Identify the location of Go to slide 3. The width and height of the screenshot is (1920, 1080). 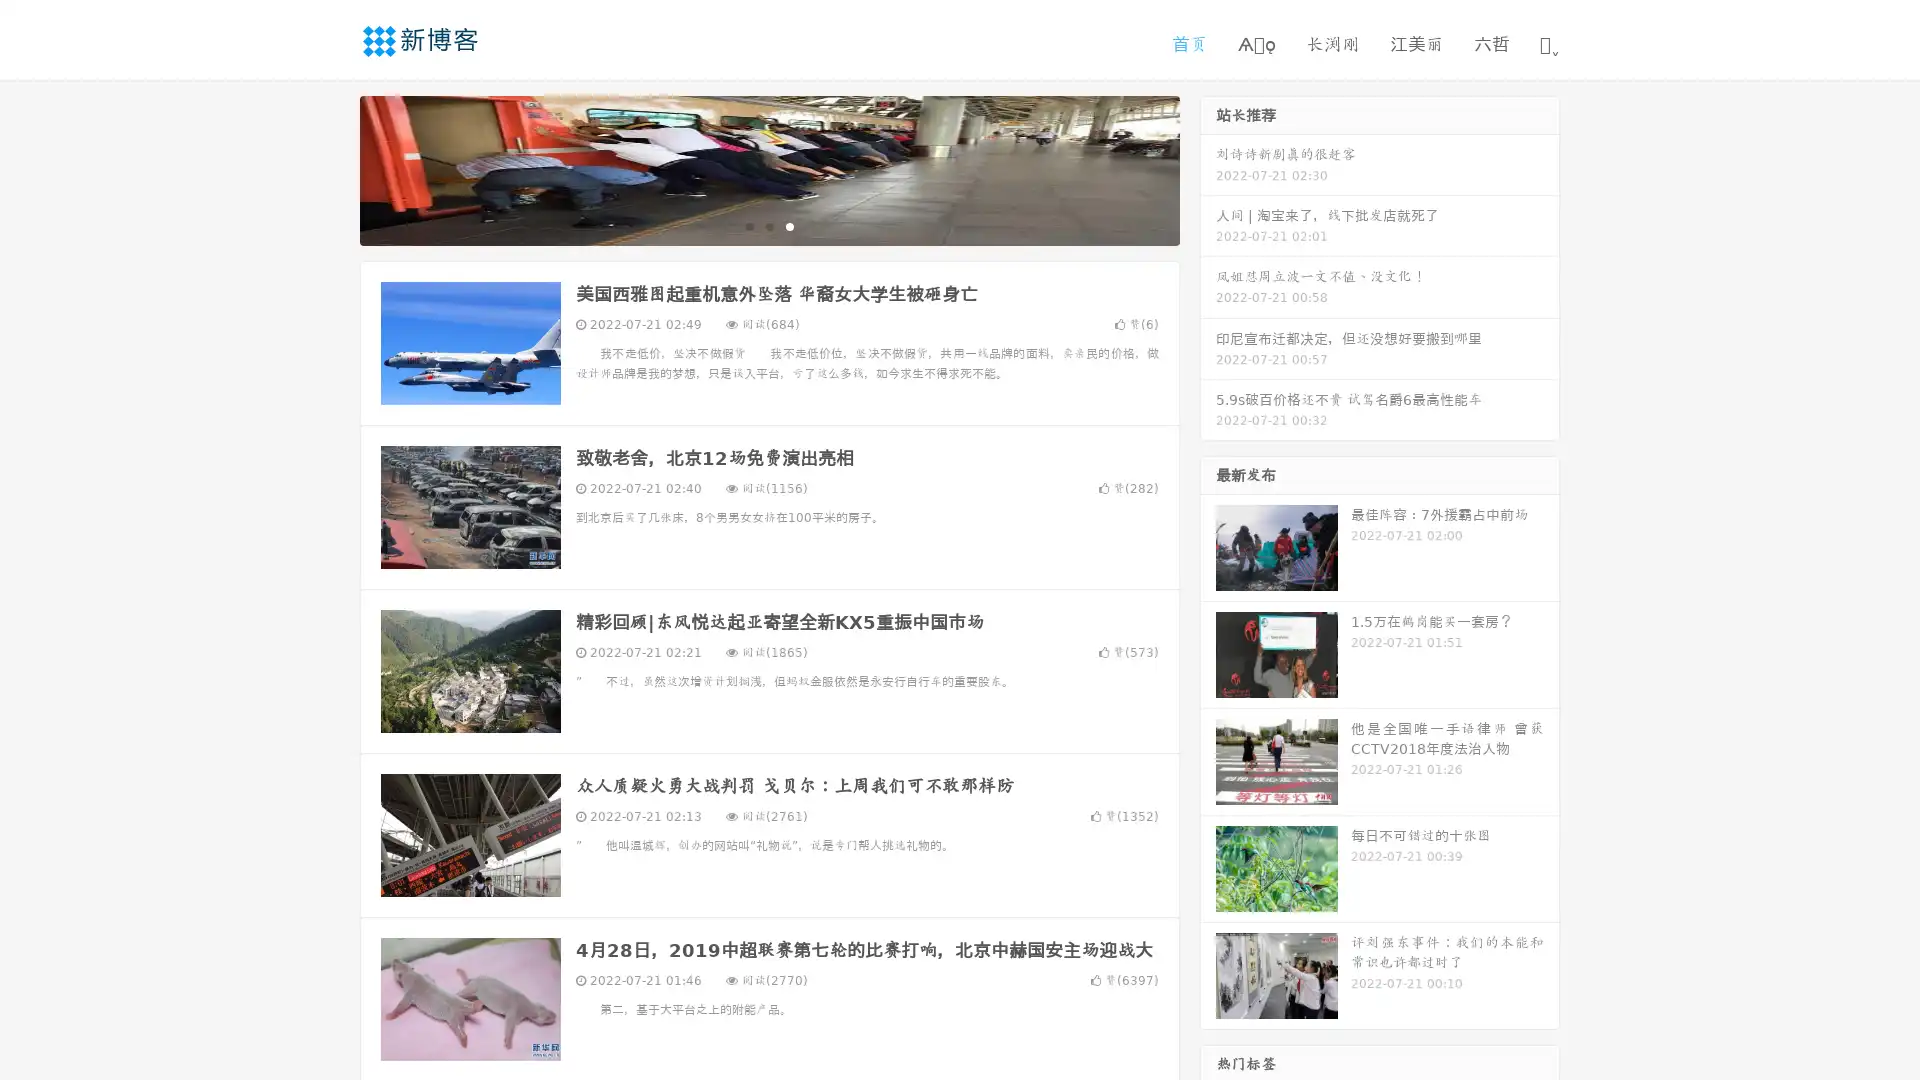
(789, 225).